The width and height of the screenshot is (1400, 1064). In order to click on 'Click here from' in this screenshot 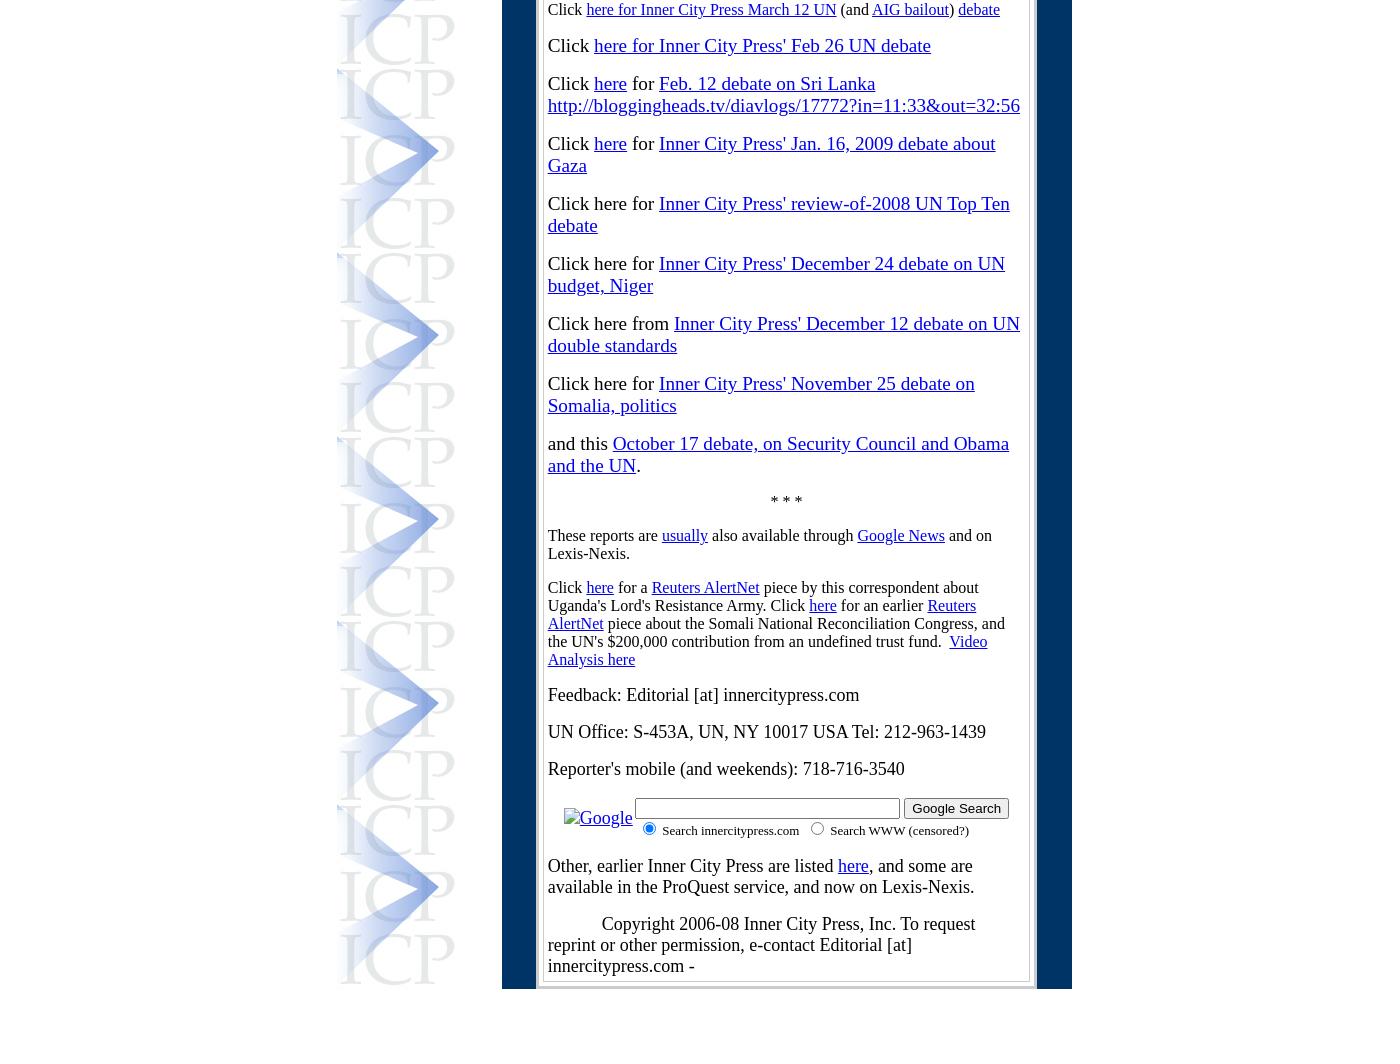, I will do `click(609, 323)`.